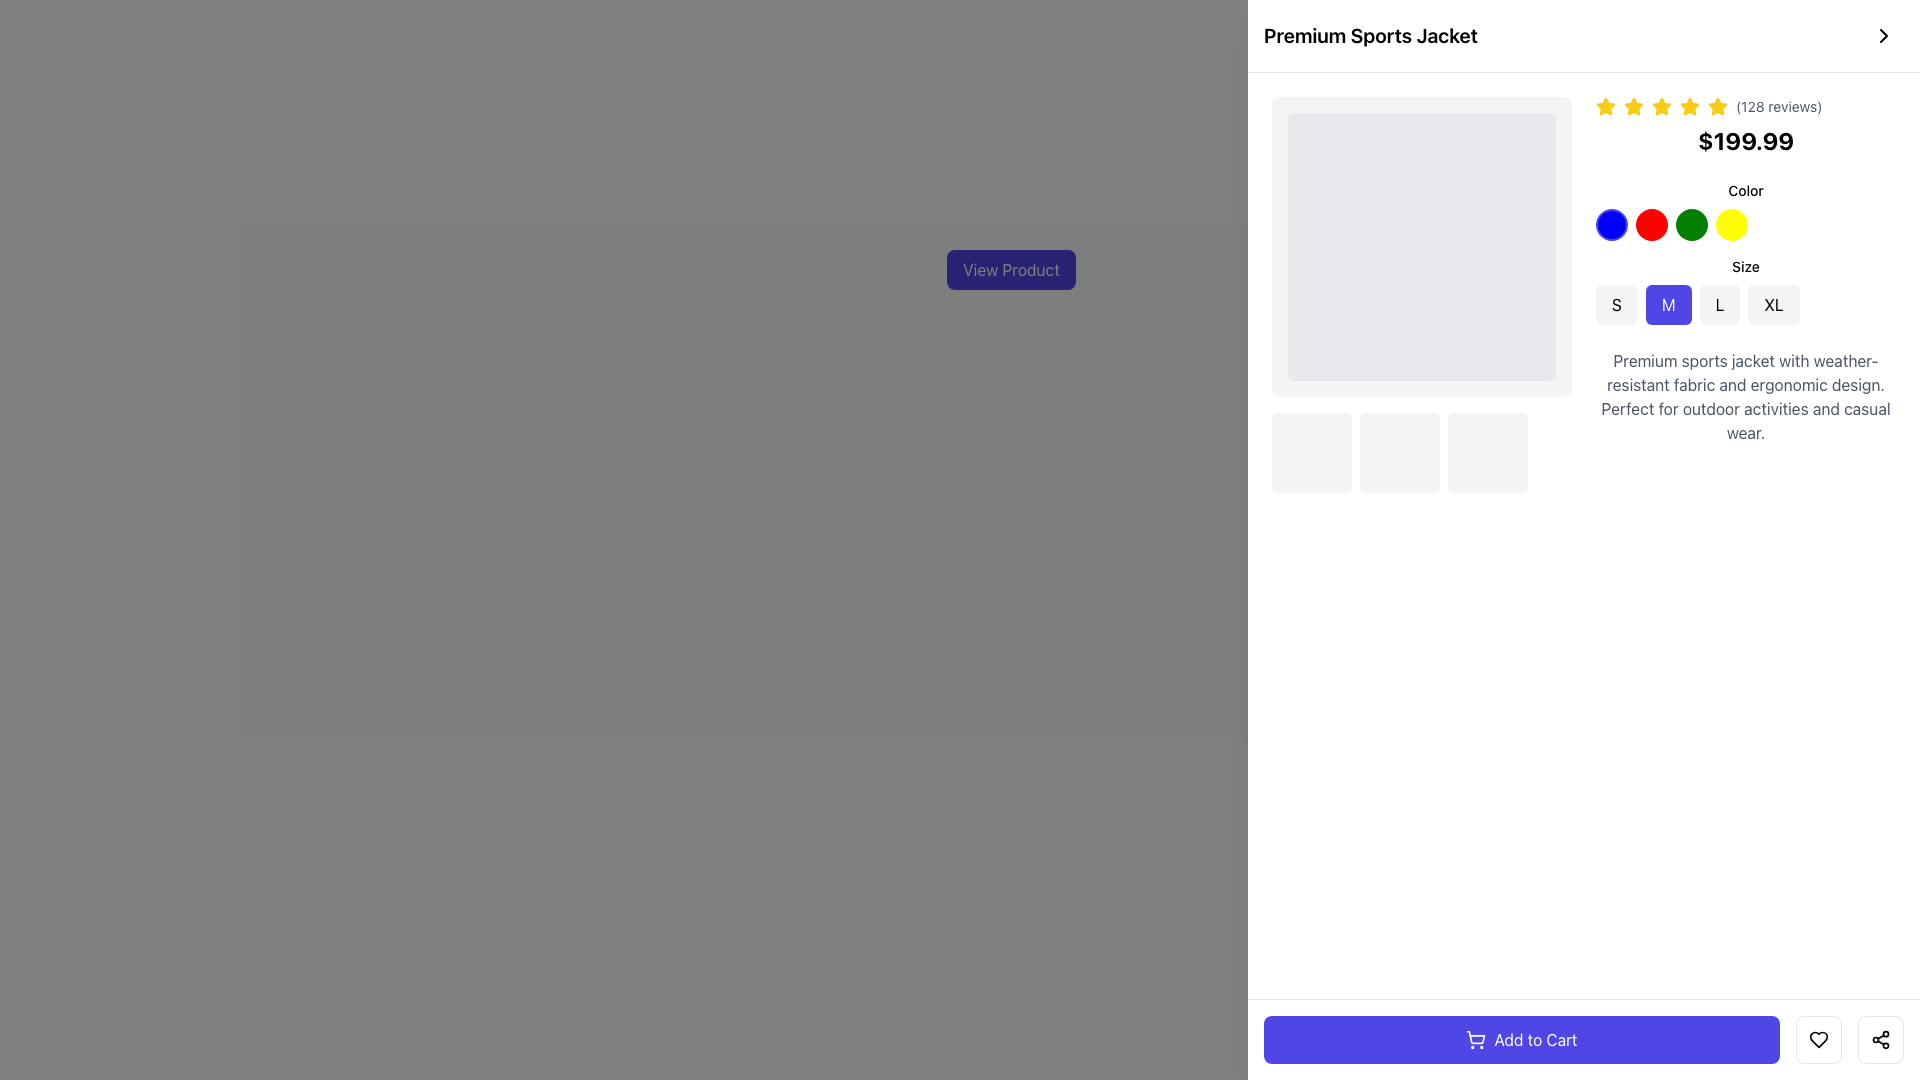 The image size is (1920, 1080). What do you see at coordinates (1880, 1039) in the screenshot?
I see `the square button with a rounded border and a black share network icon, located to the far right of a group of buttons, adjacent to a heart-shaped icon button and near an 'Add to Cart' button, to share content` at bounding box center [1880, 1039].